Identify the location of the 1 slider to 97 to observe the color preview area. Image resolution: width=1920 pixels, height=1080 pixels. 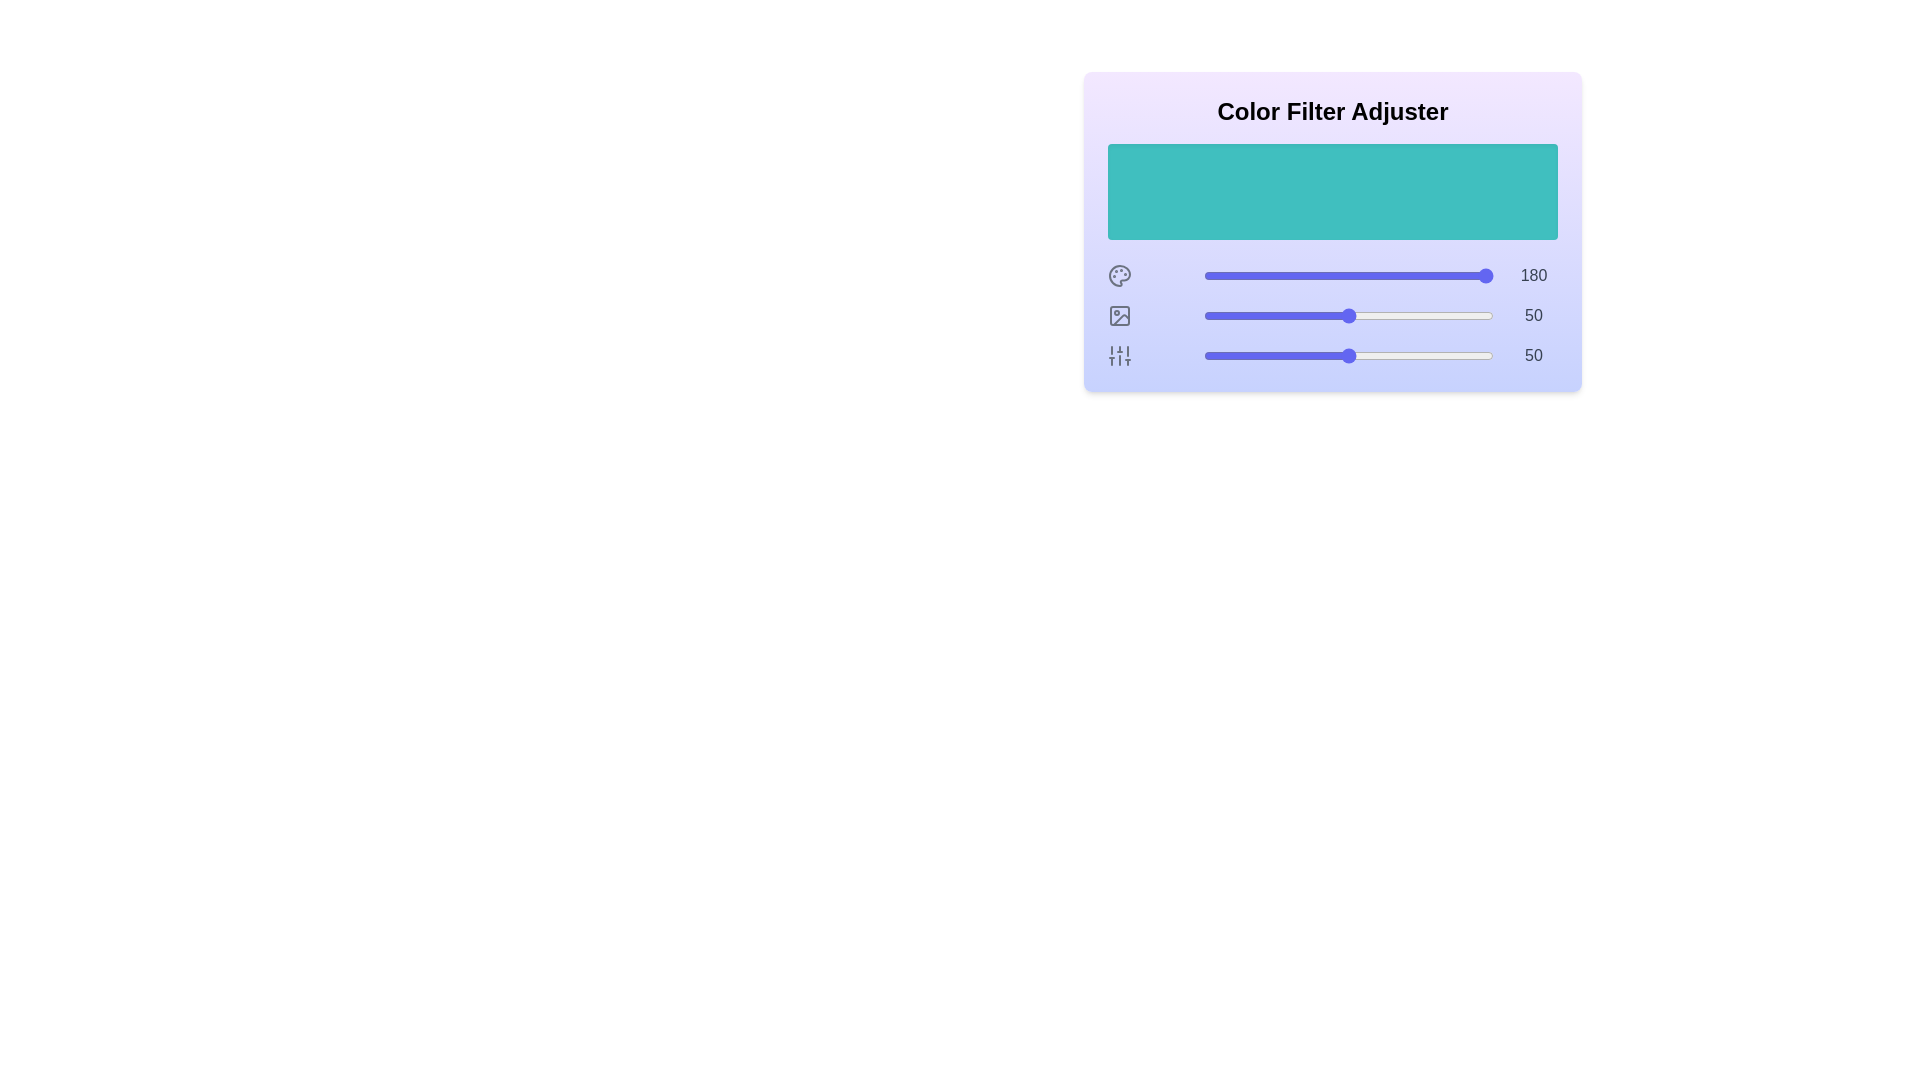
(1485, 315).